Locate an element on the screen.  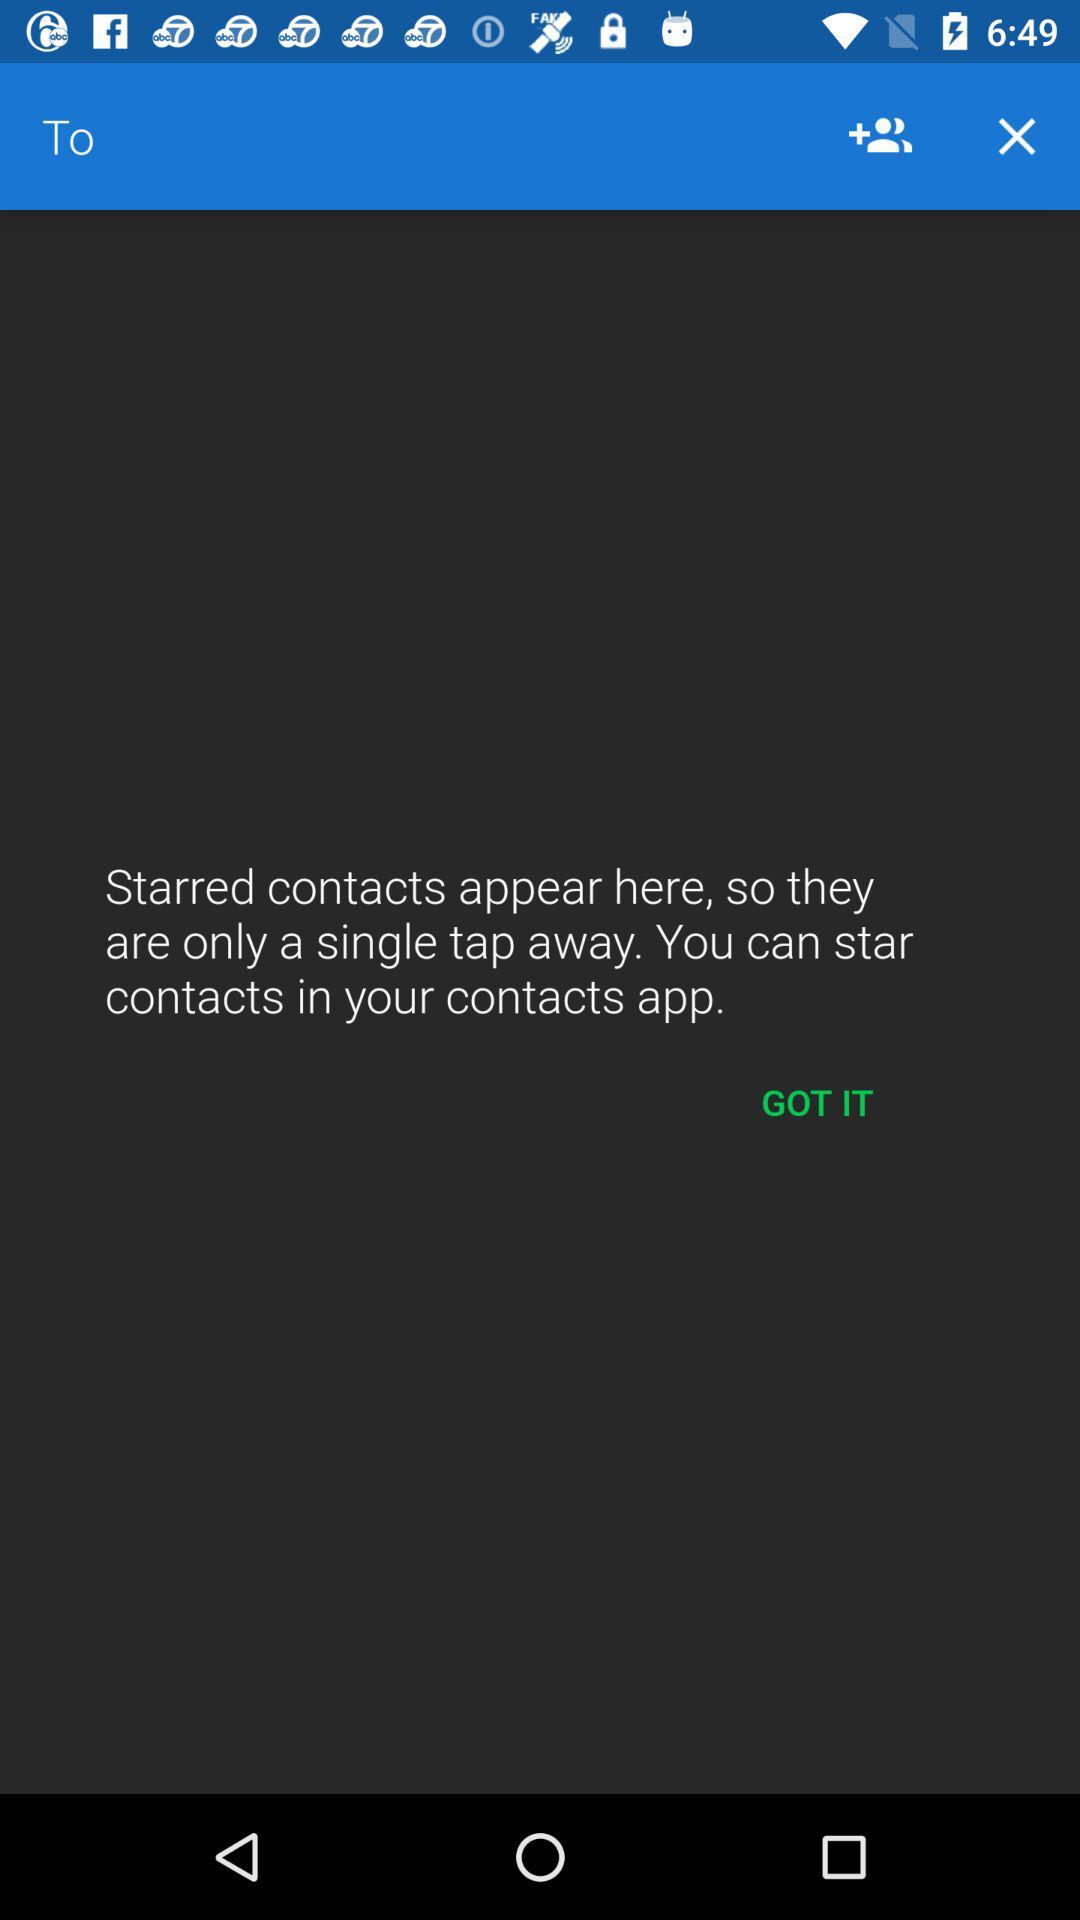
the follow icon is located at coordinates (879, 135).